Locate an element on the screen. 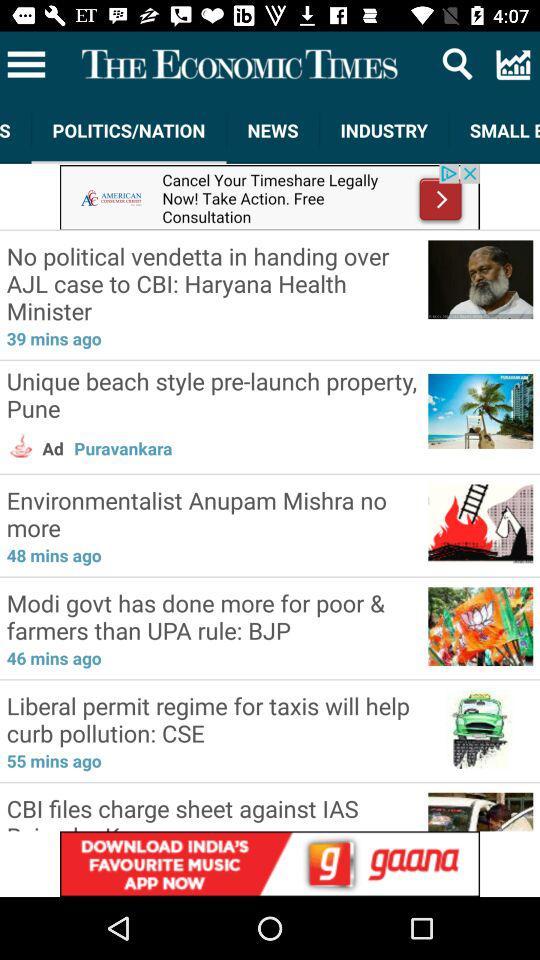  search icon is located at coordinates (457, 64).